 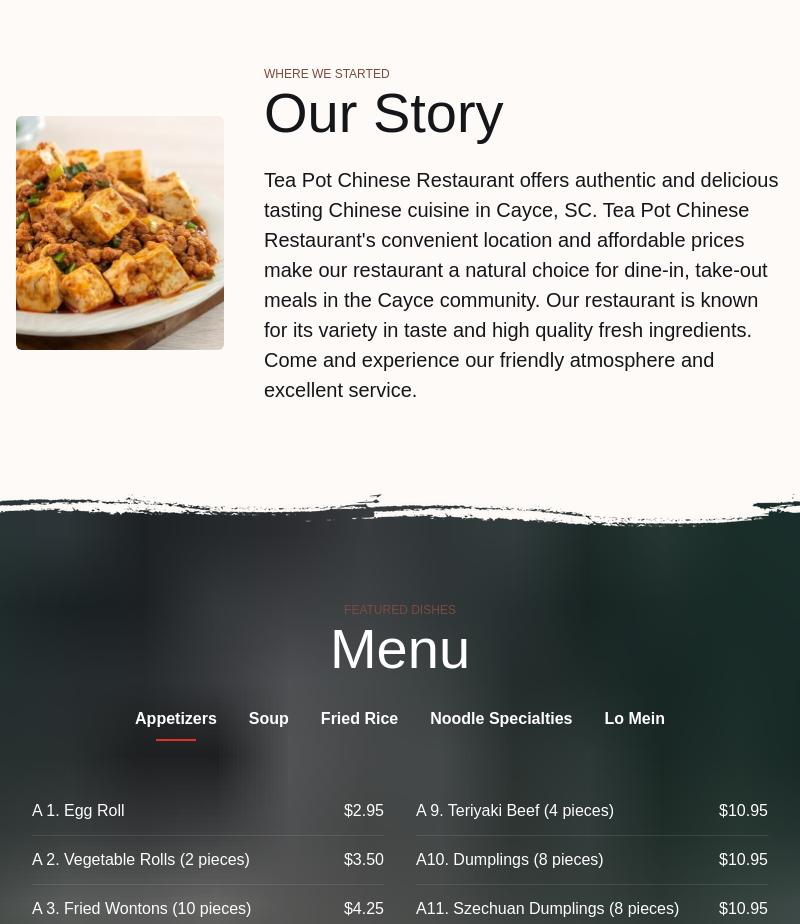 I want to click on 'Menu', so click(x=328, y=648).